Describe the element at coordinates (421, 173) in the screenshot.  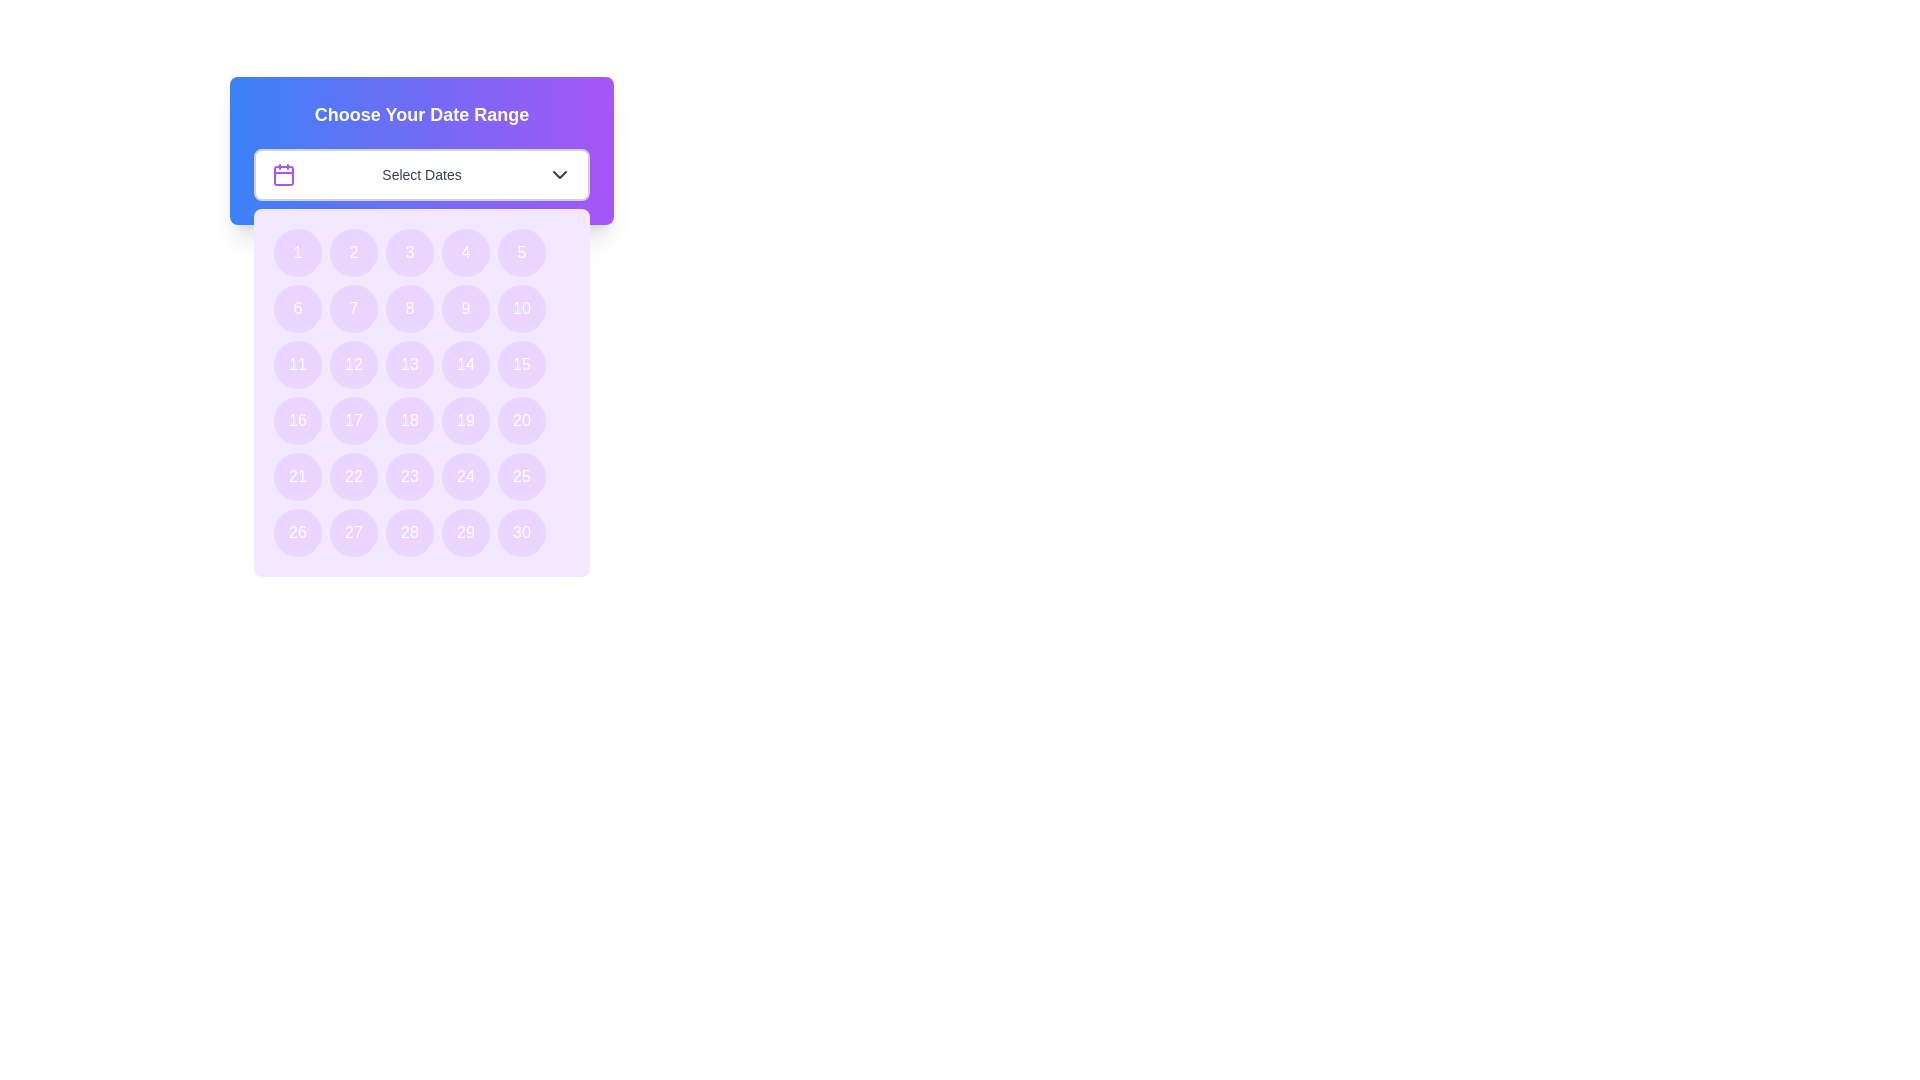
I see `the date selection dropdown containing a calendar icon and the text 'Select Dates'` at that location.